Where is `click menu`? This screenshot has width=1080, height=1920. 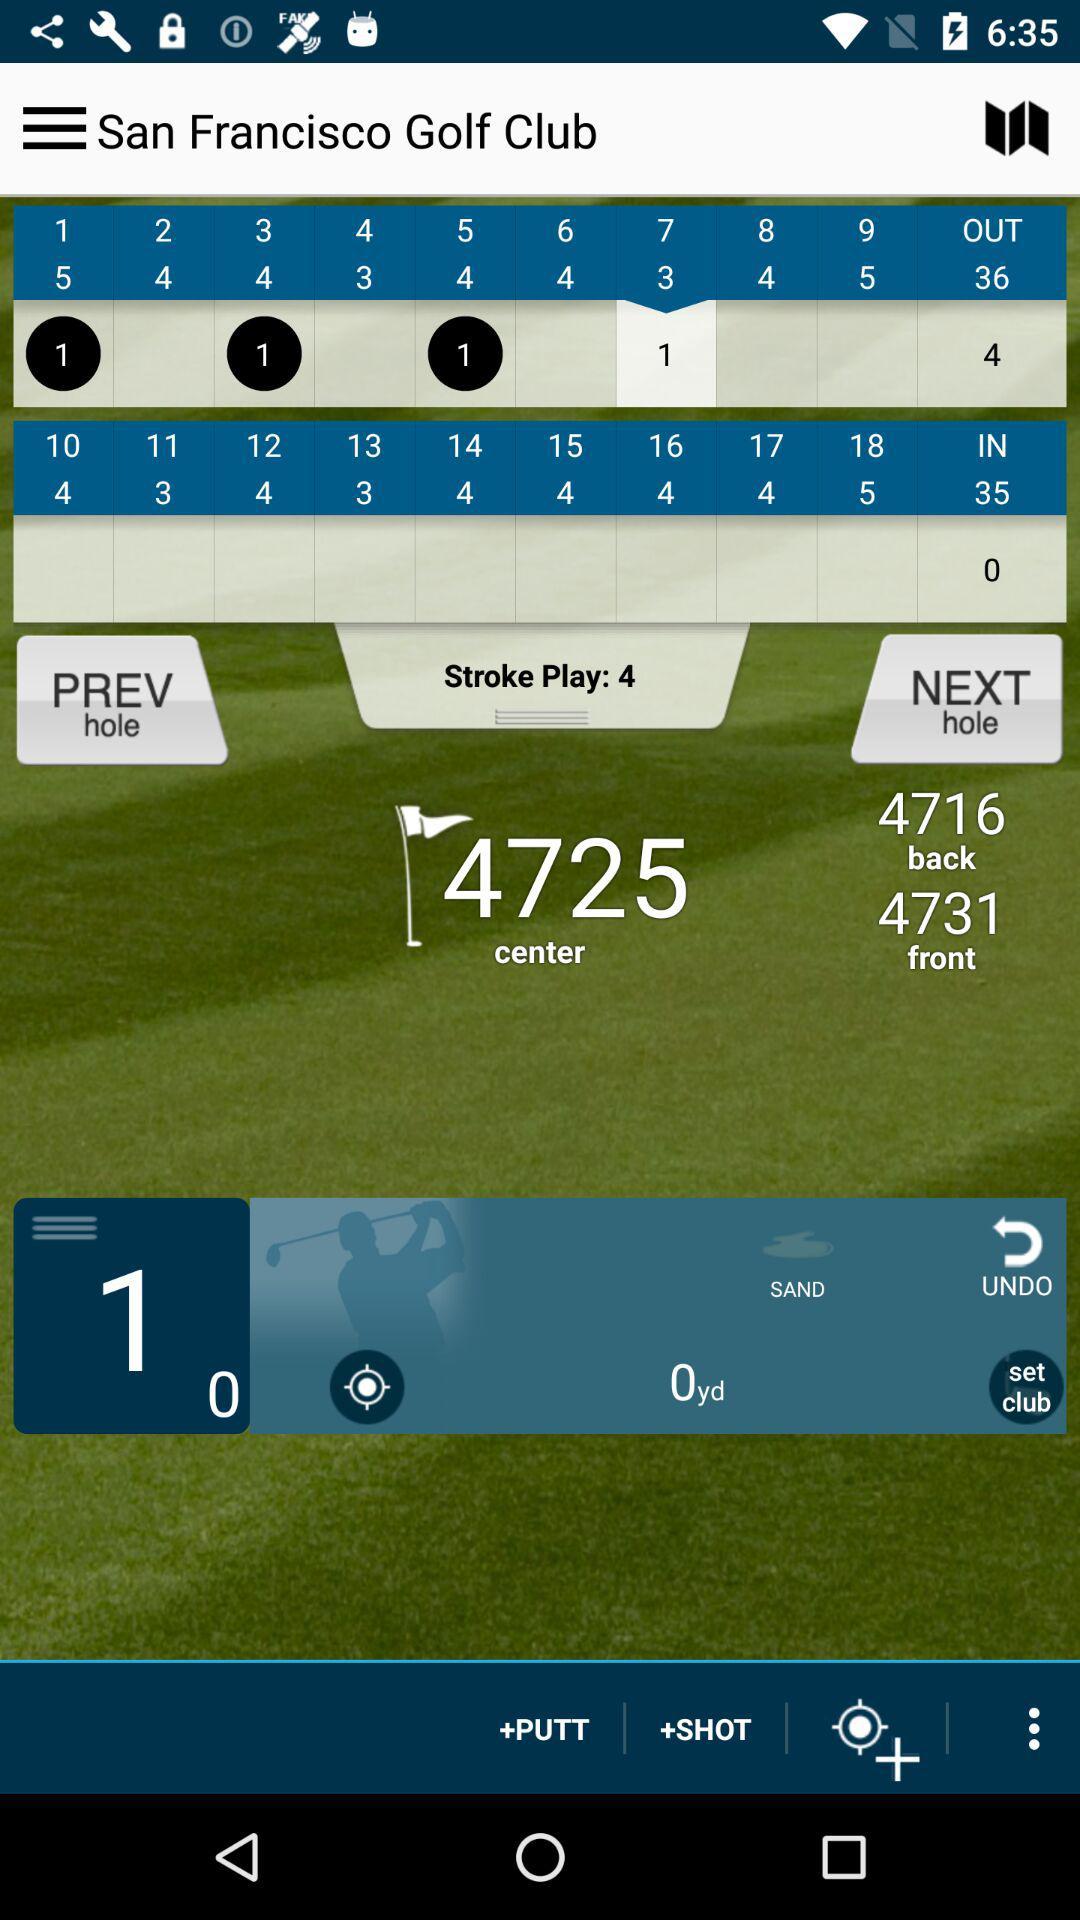
click menu is located at coordinates (53, 127).